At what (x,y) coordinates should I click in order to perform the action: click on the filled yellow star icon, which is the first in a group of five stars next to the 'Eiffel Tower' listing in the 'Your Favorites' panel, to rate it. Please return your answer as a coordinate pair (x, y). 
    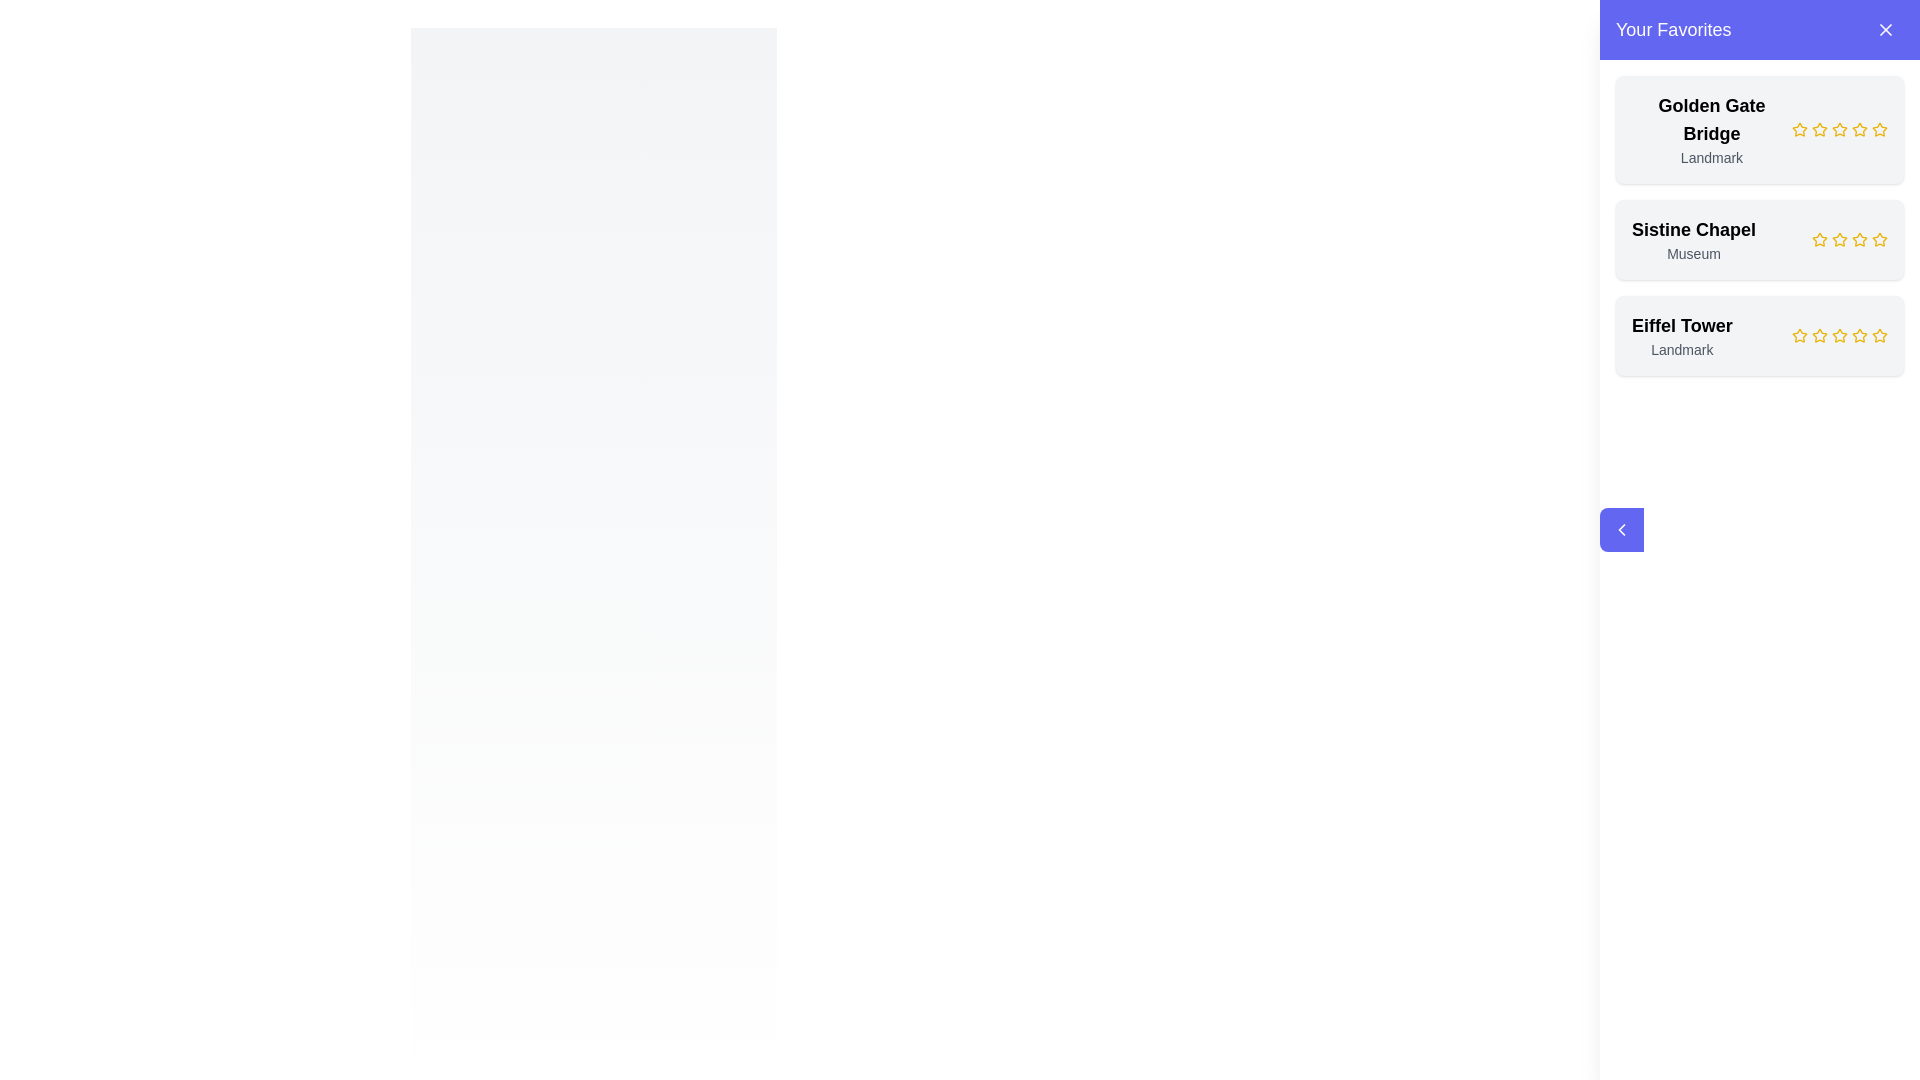
    Looking at the image, I should click on (1800, 334).